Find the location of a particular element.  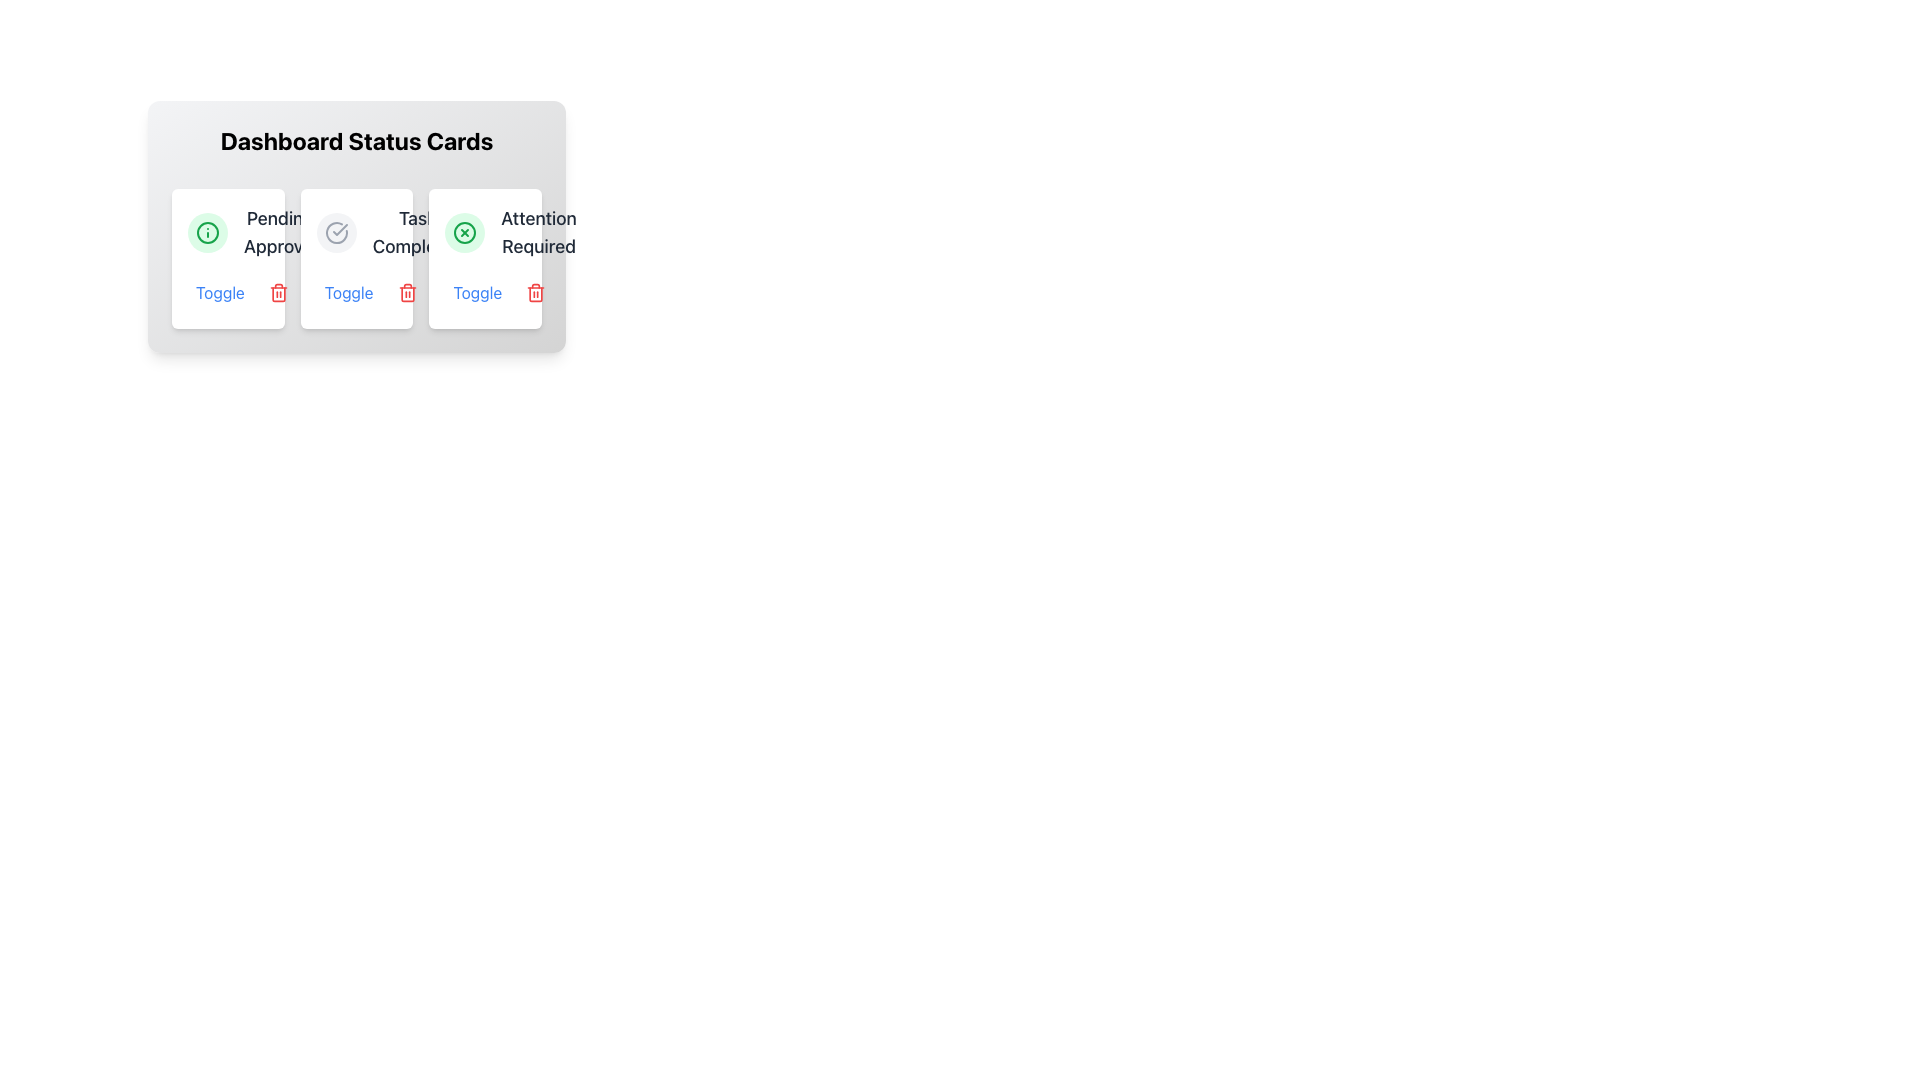

the static text label that displays 'Task Completed', which is presented in a medium-sized, bold, gray font and is located at the top of its card-style interface is located at coordinates (416, 231).